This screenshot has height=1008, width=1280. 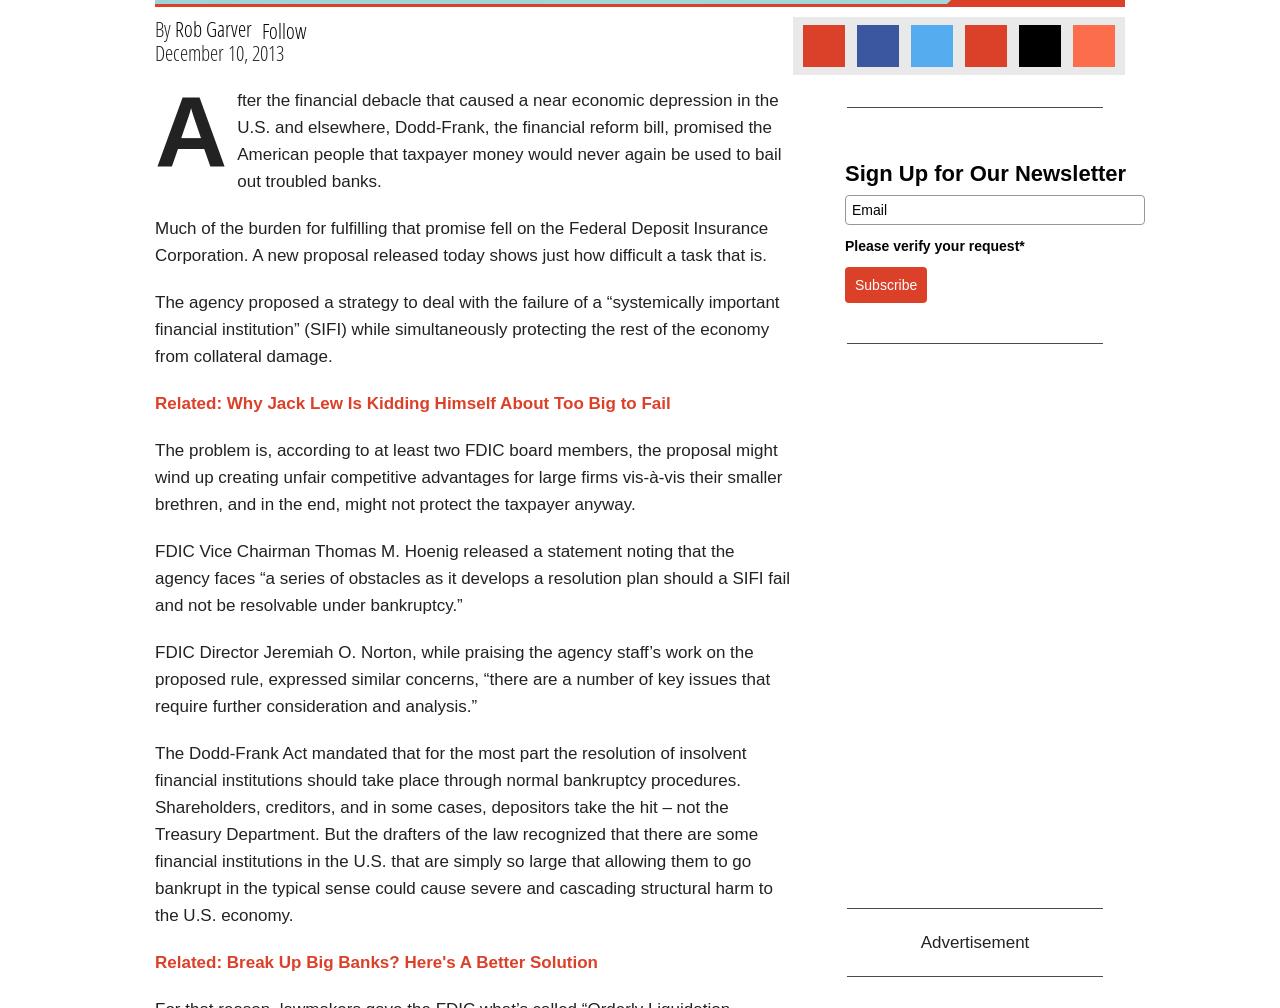 What do you see at coordinates (471, 578) in the screenshot?
I see `'FDIC Vice Chairman Thomas M. Hoenig released a statement noting that the agency faces “a series of obstacles as it develops a resolution plan should a SIFI fail and not be resolvable under bankruptcy.”'` at bounding box center [471, 578].